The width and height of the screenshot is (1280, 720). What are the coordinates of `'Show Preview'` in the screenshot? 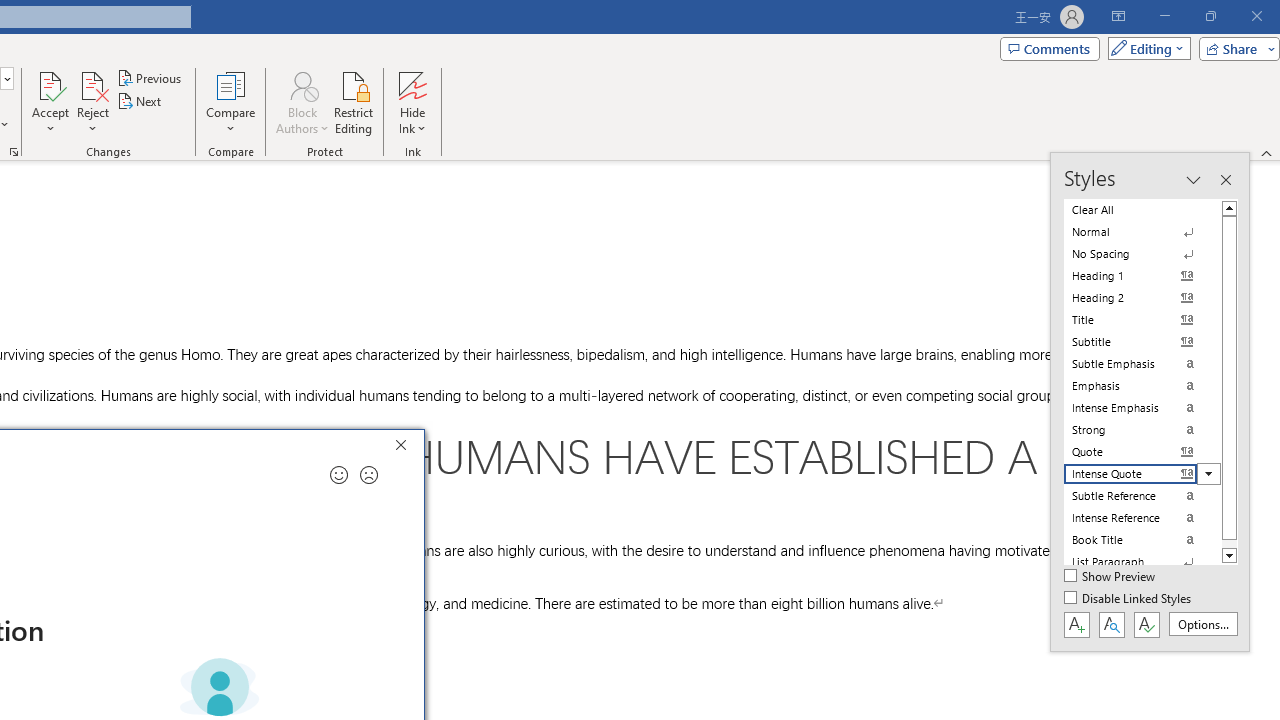 It's located at (1110, 577).